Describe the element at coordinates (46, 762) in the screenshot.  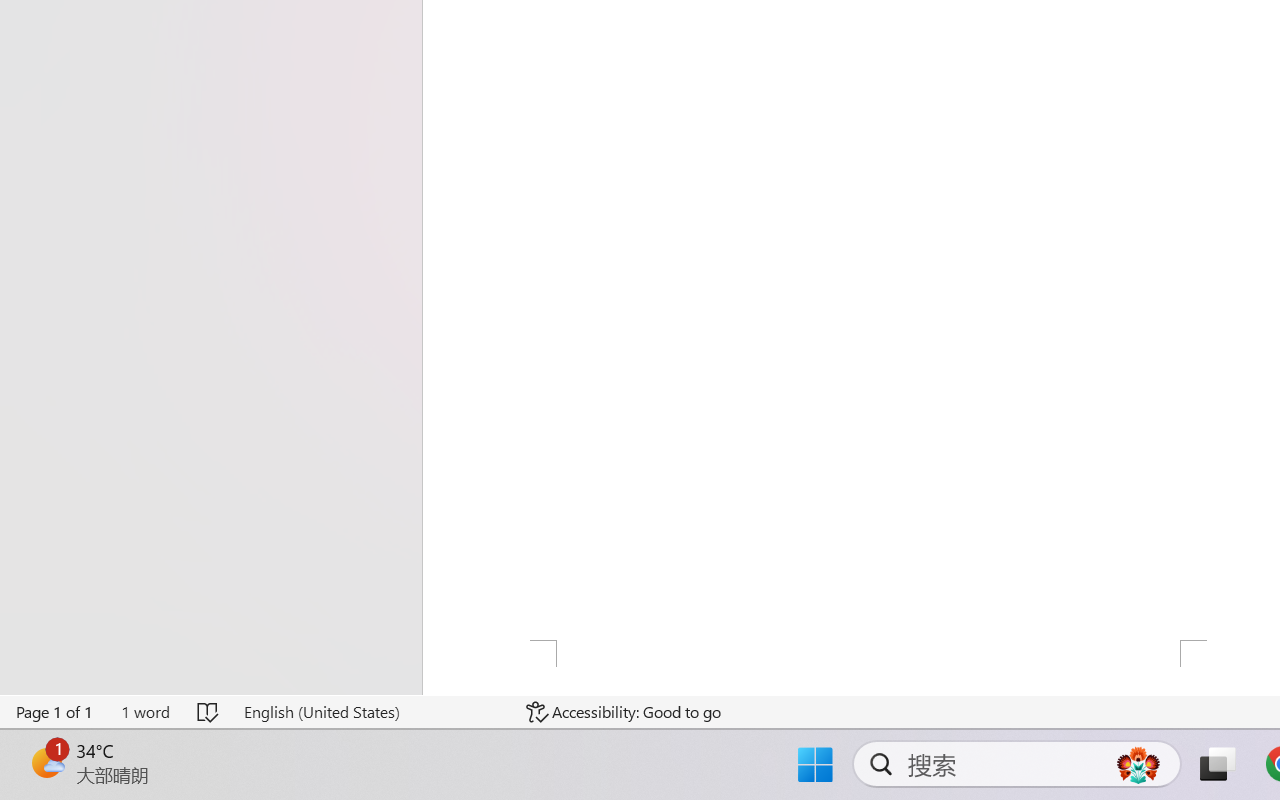
I see `'AutomationID: BadgeAnchorLargeTicker'` at that location.